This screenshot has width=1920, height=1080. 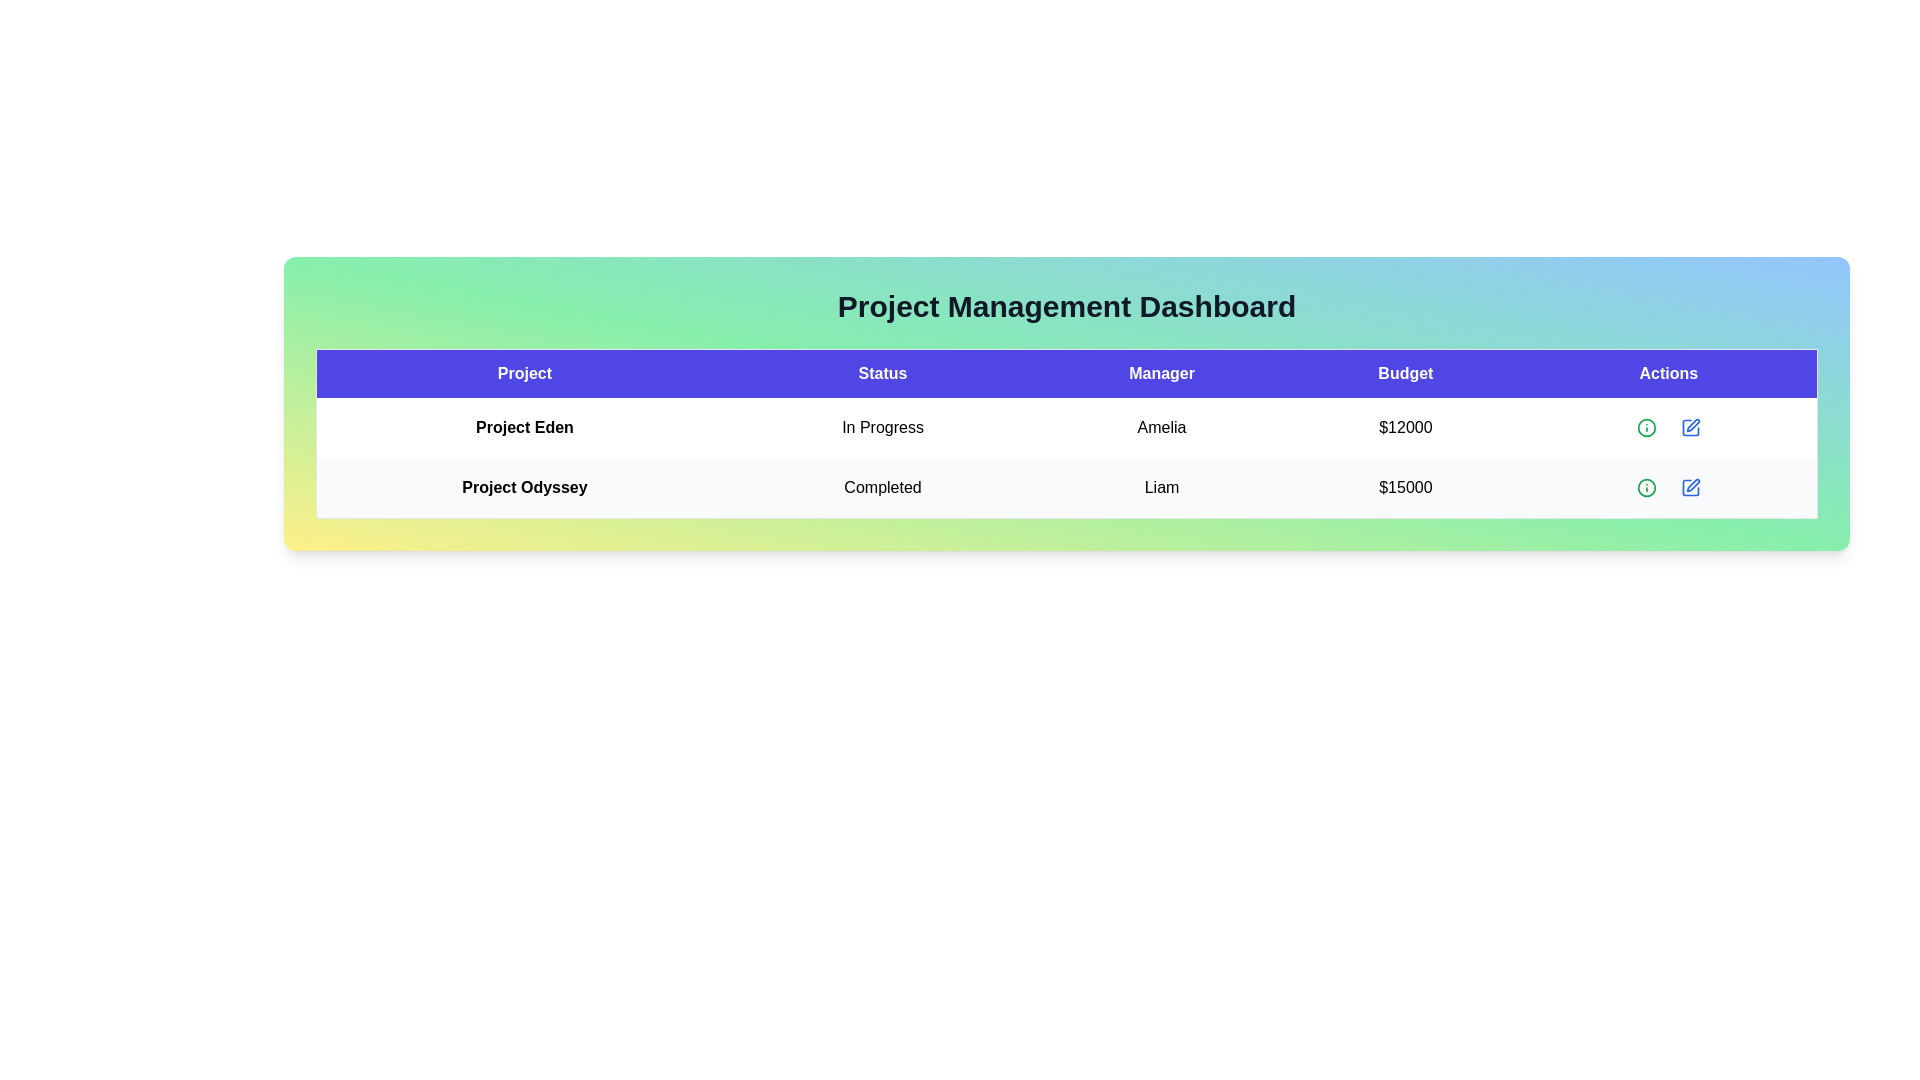 What do you see at coordinates (1689, 427) in the screenshot?
I see `the blue edit icon (pen and square combination) located in the 'Actions' column of the 'Project Eden' row in the data table to initiate the edit action` at bounding box center [1689, 427].